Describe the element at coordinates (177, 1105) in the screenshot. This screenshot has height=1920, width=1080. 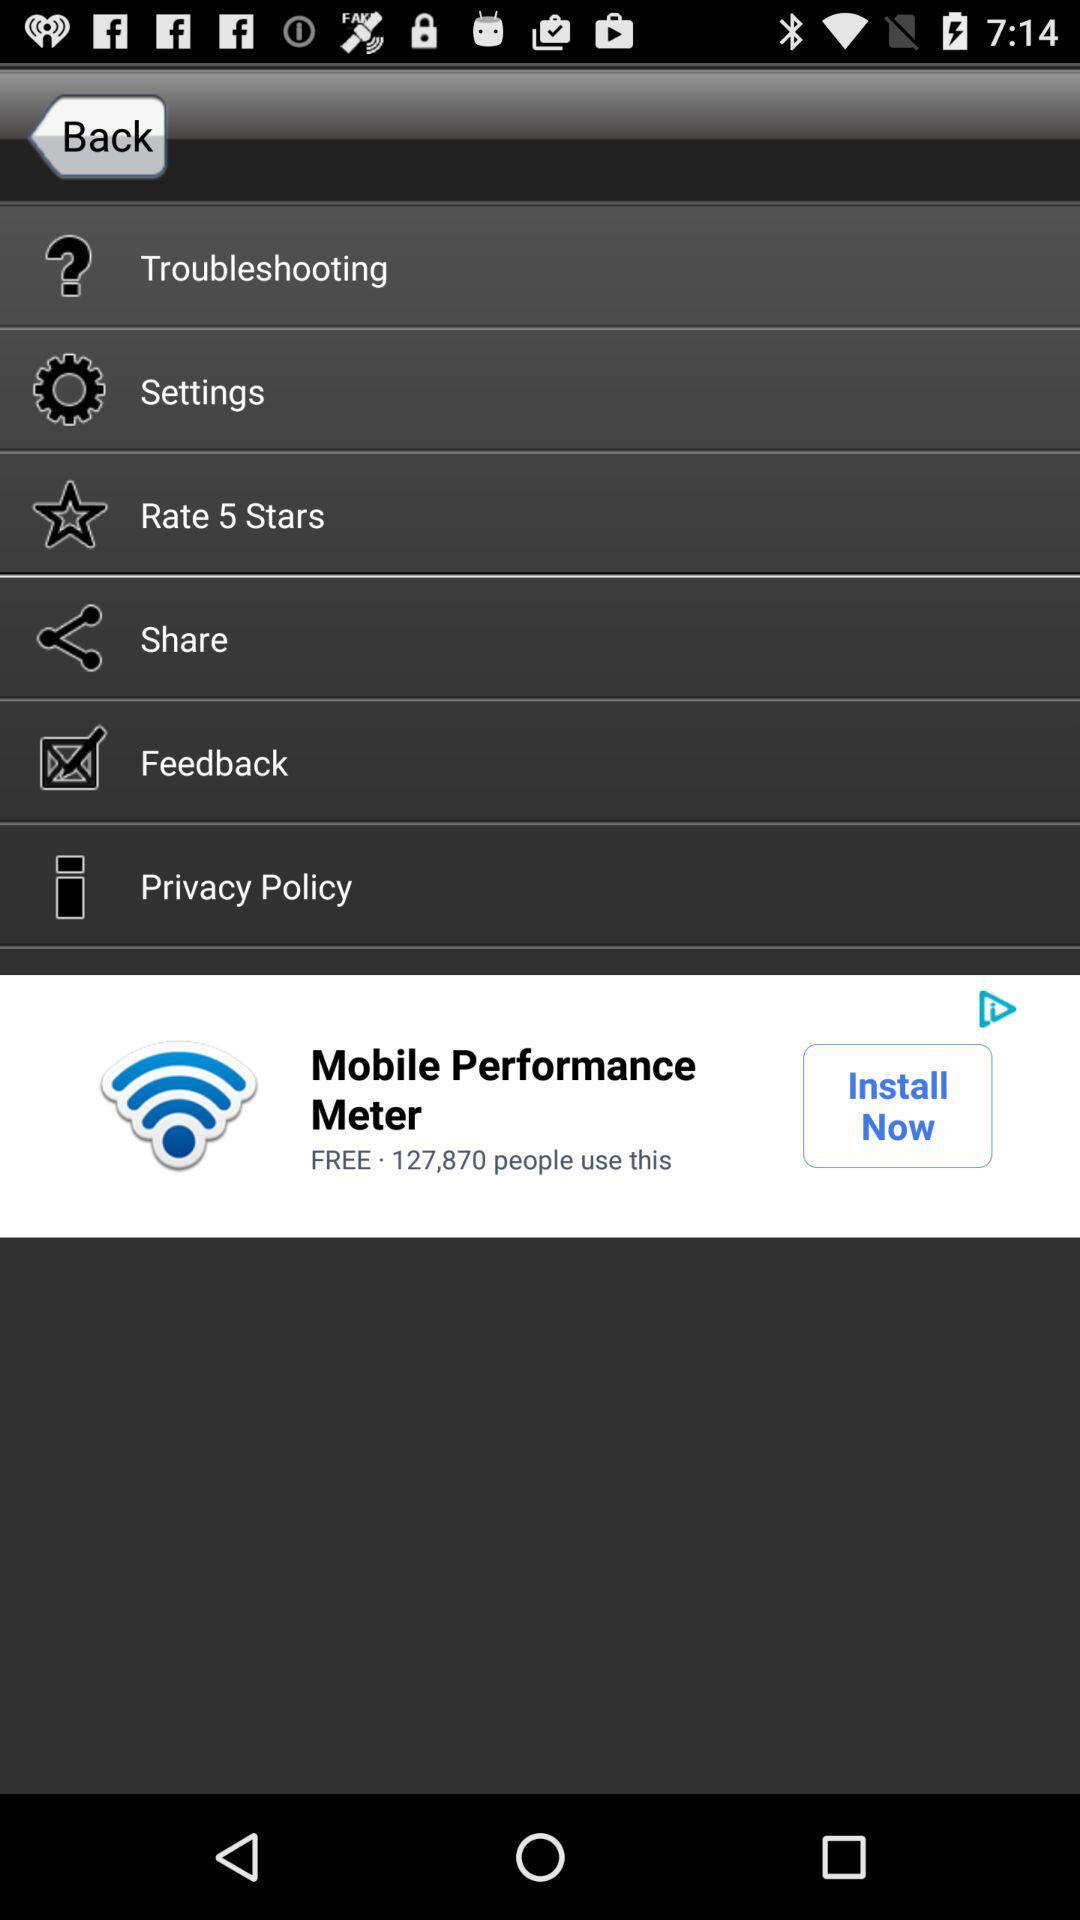
I see `item next to mobile performance meter icon` at that location.